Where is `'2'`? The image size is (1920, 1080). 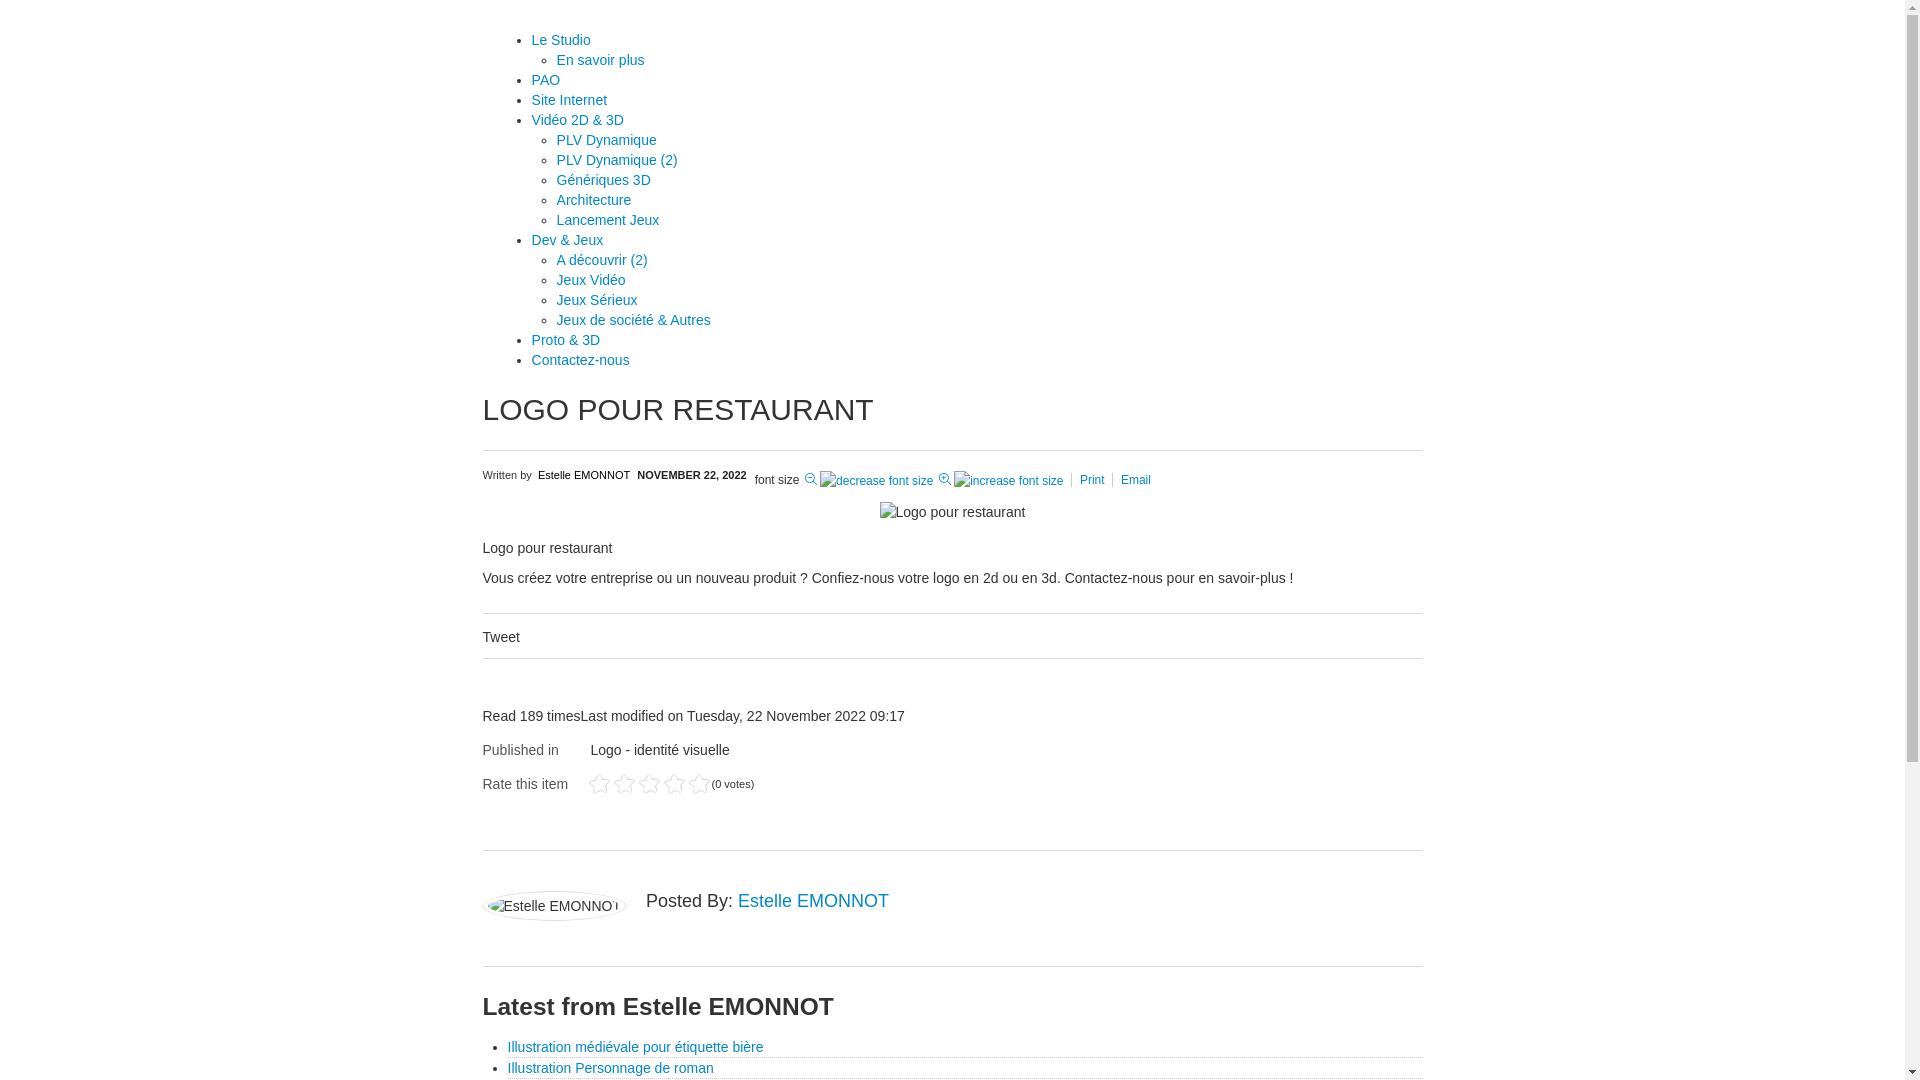
'2' is located at coordinates (609, 783).